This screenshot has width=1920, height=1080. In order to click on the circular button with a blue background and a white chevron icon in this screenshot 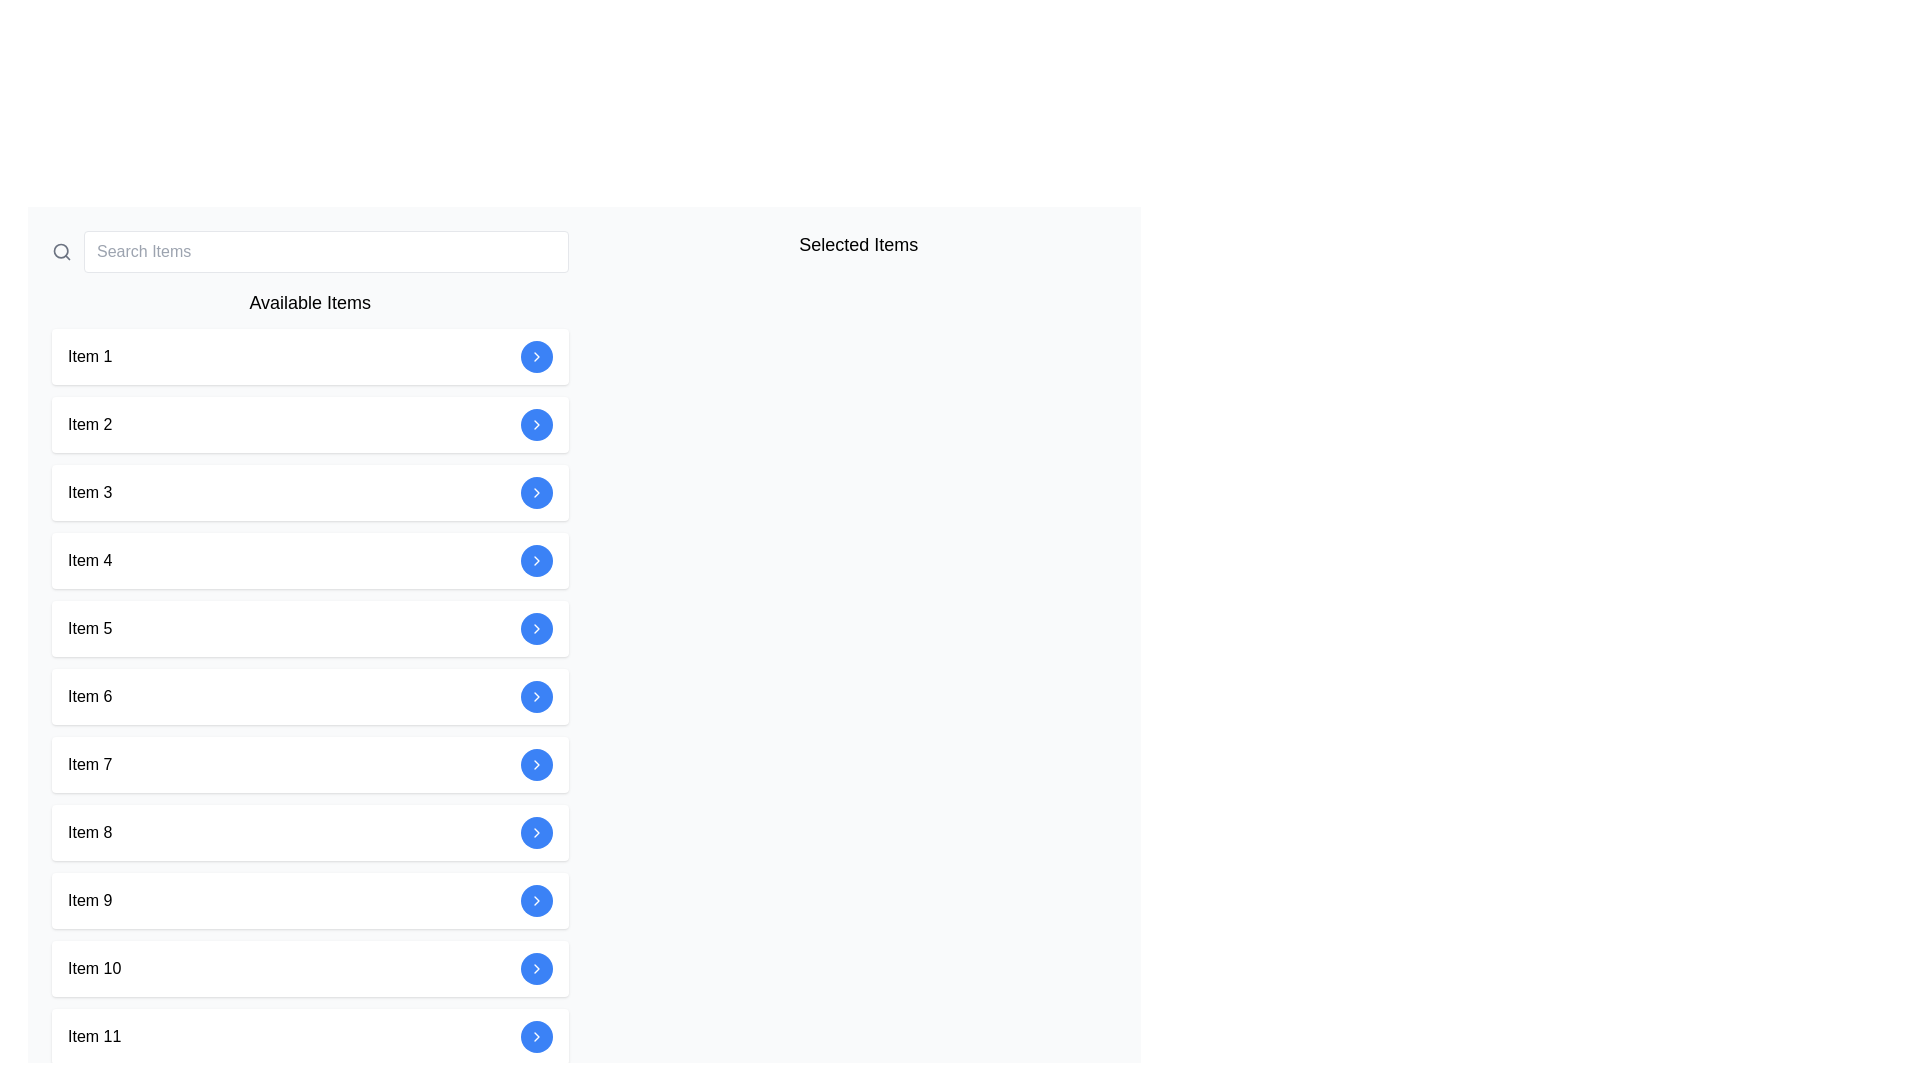, I will do `click(536, 356)`.